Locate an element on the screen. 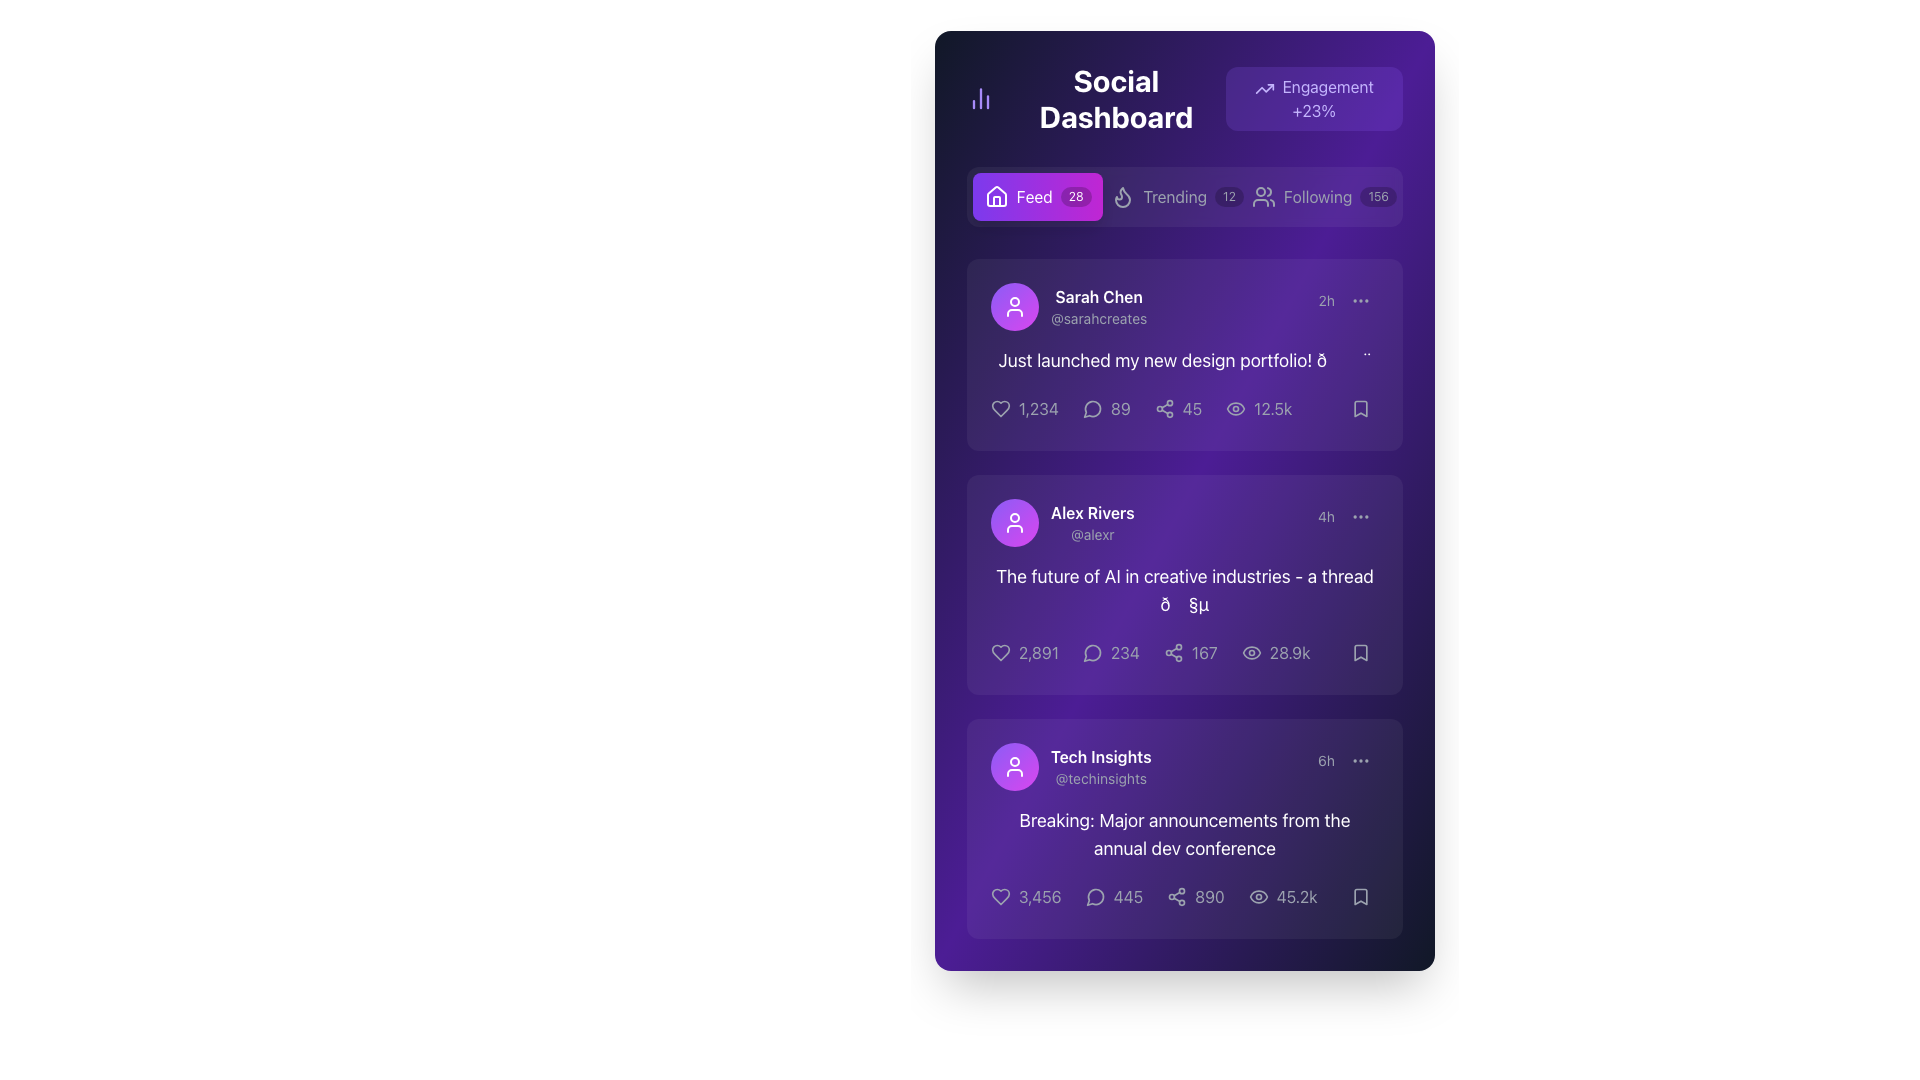 The height and width of the screenshot is (1080, 1920). the Decorative icon that visually represents the 'Trending' tab in the navigation menu, located directly to the left of the text 'Trending' is located at coordinates (1123, 196).